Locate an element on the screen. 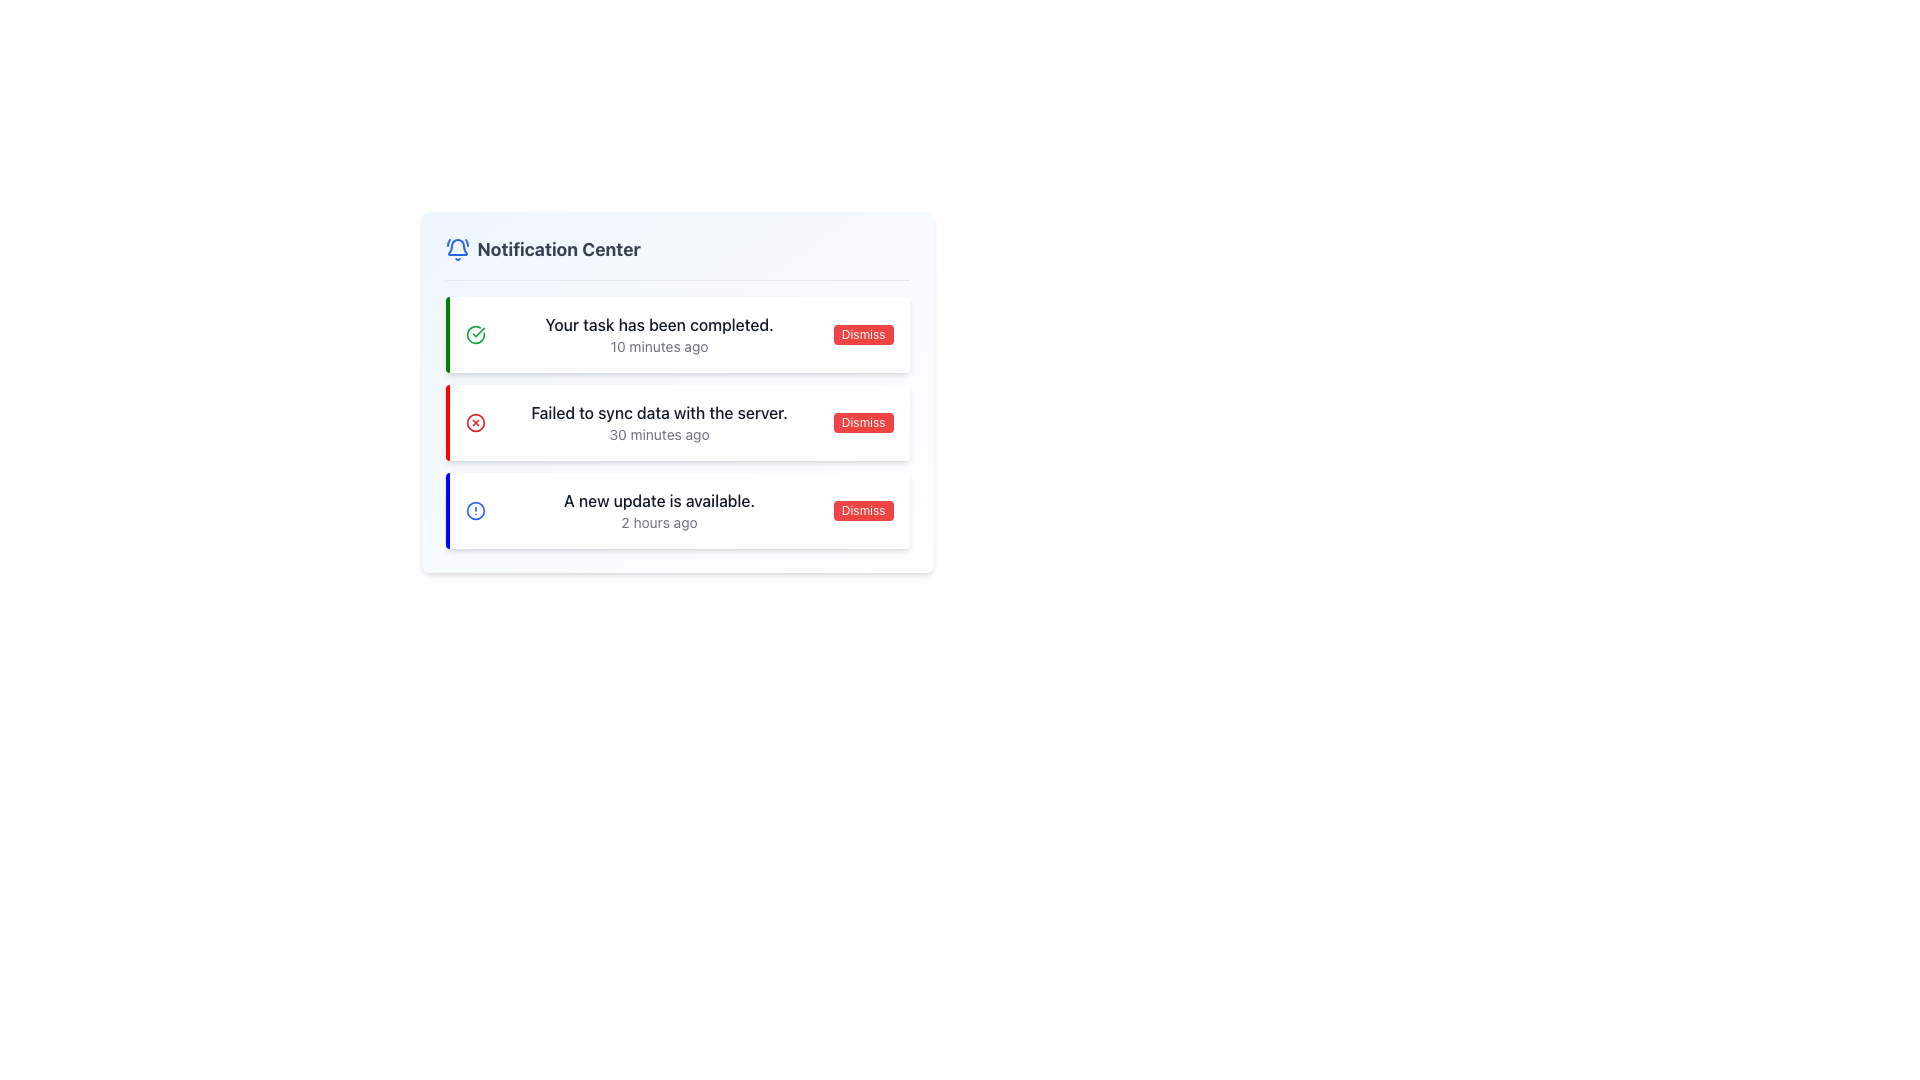  the text block displaying 'A new update is available.' with the timestamp '2 hours ago' in the third notification card of the Notification Center is located at coordinates (659, 509).